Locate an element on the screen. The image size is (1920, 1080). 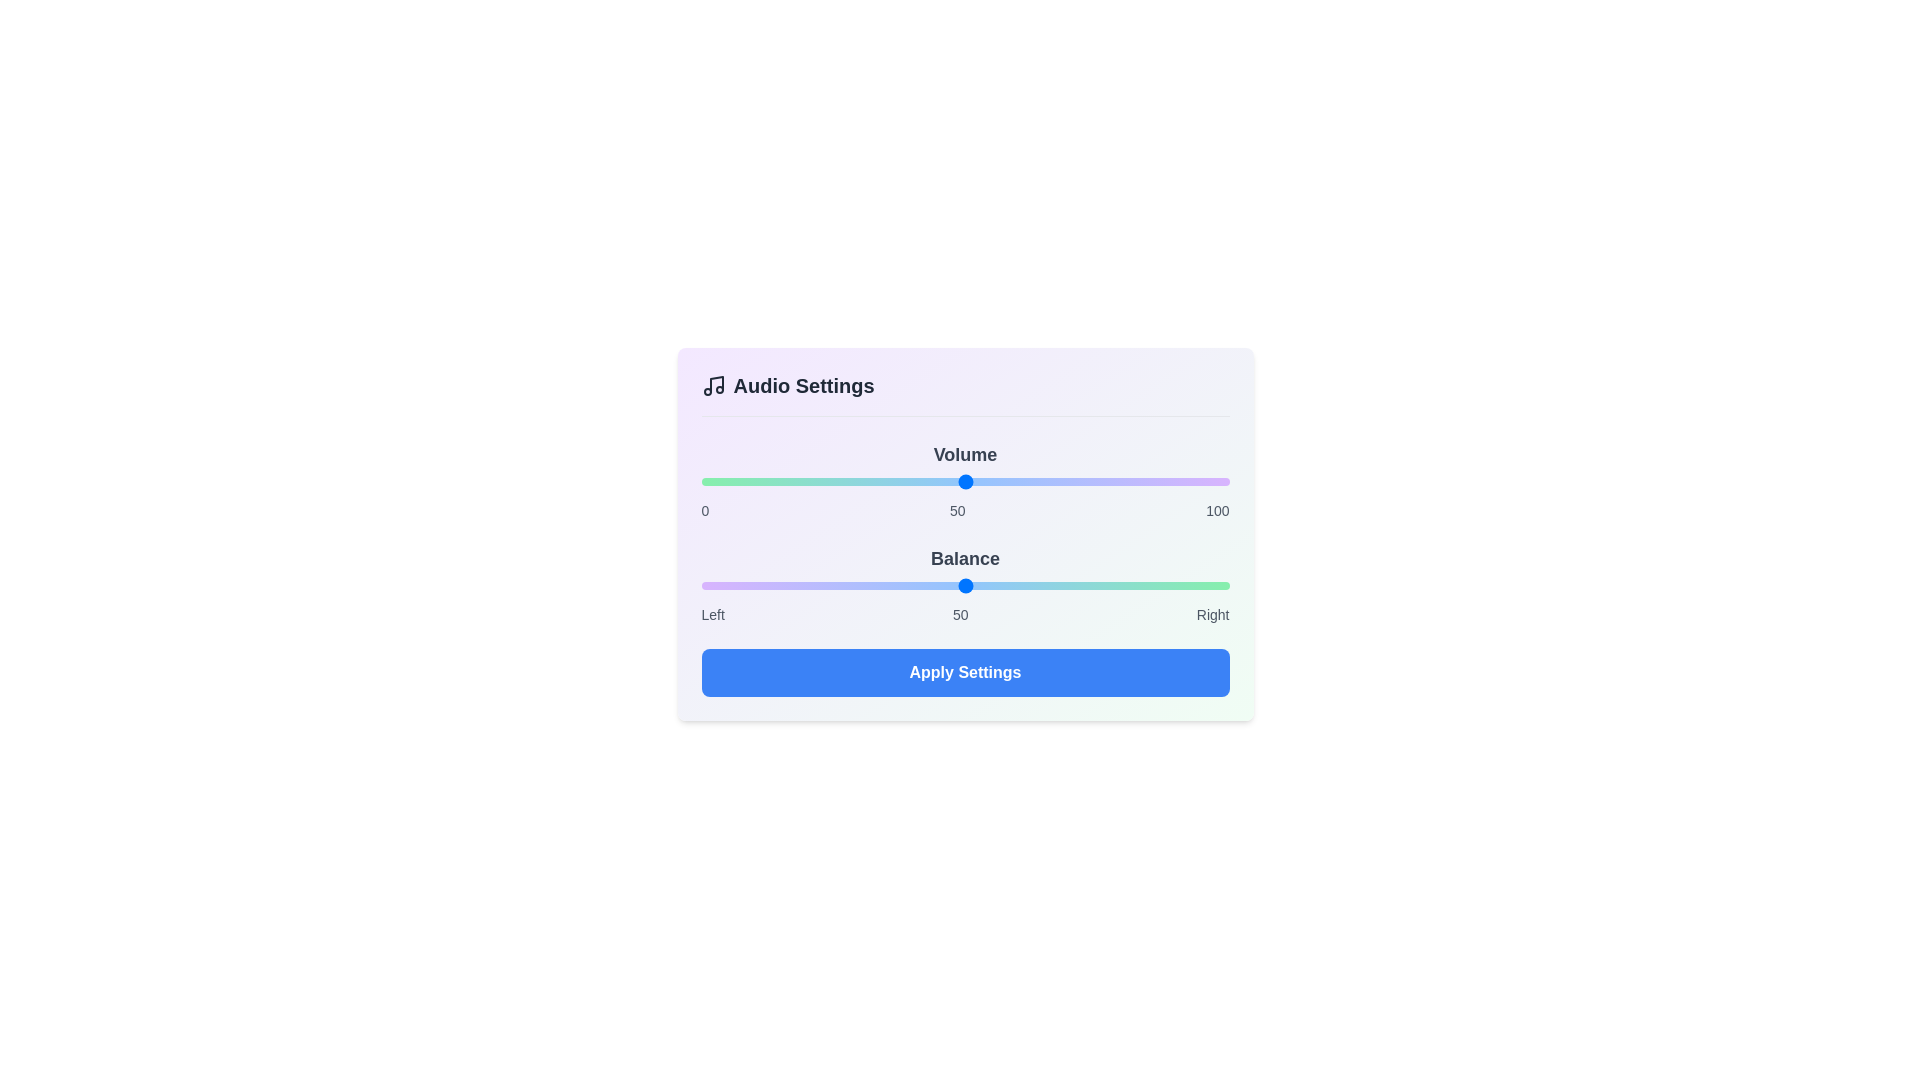
the volume level is located at coordinates (890, 482).